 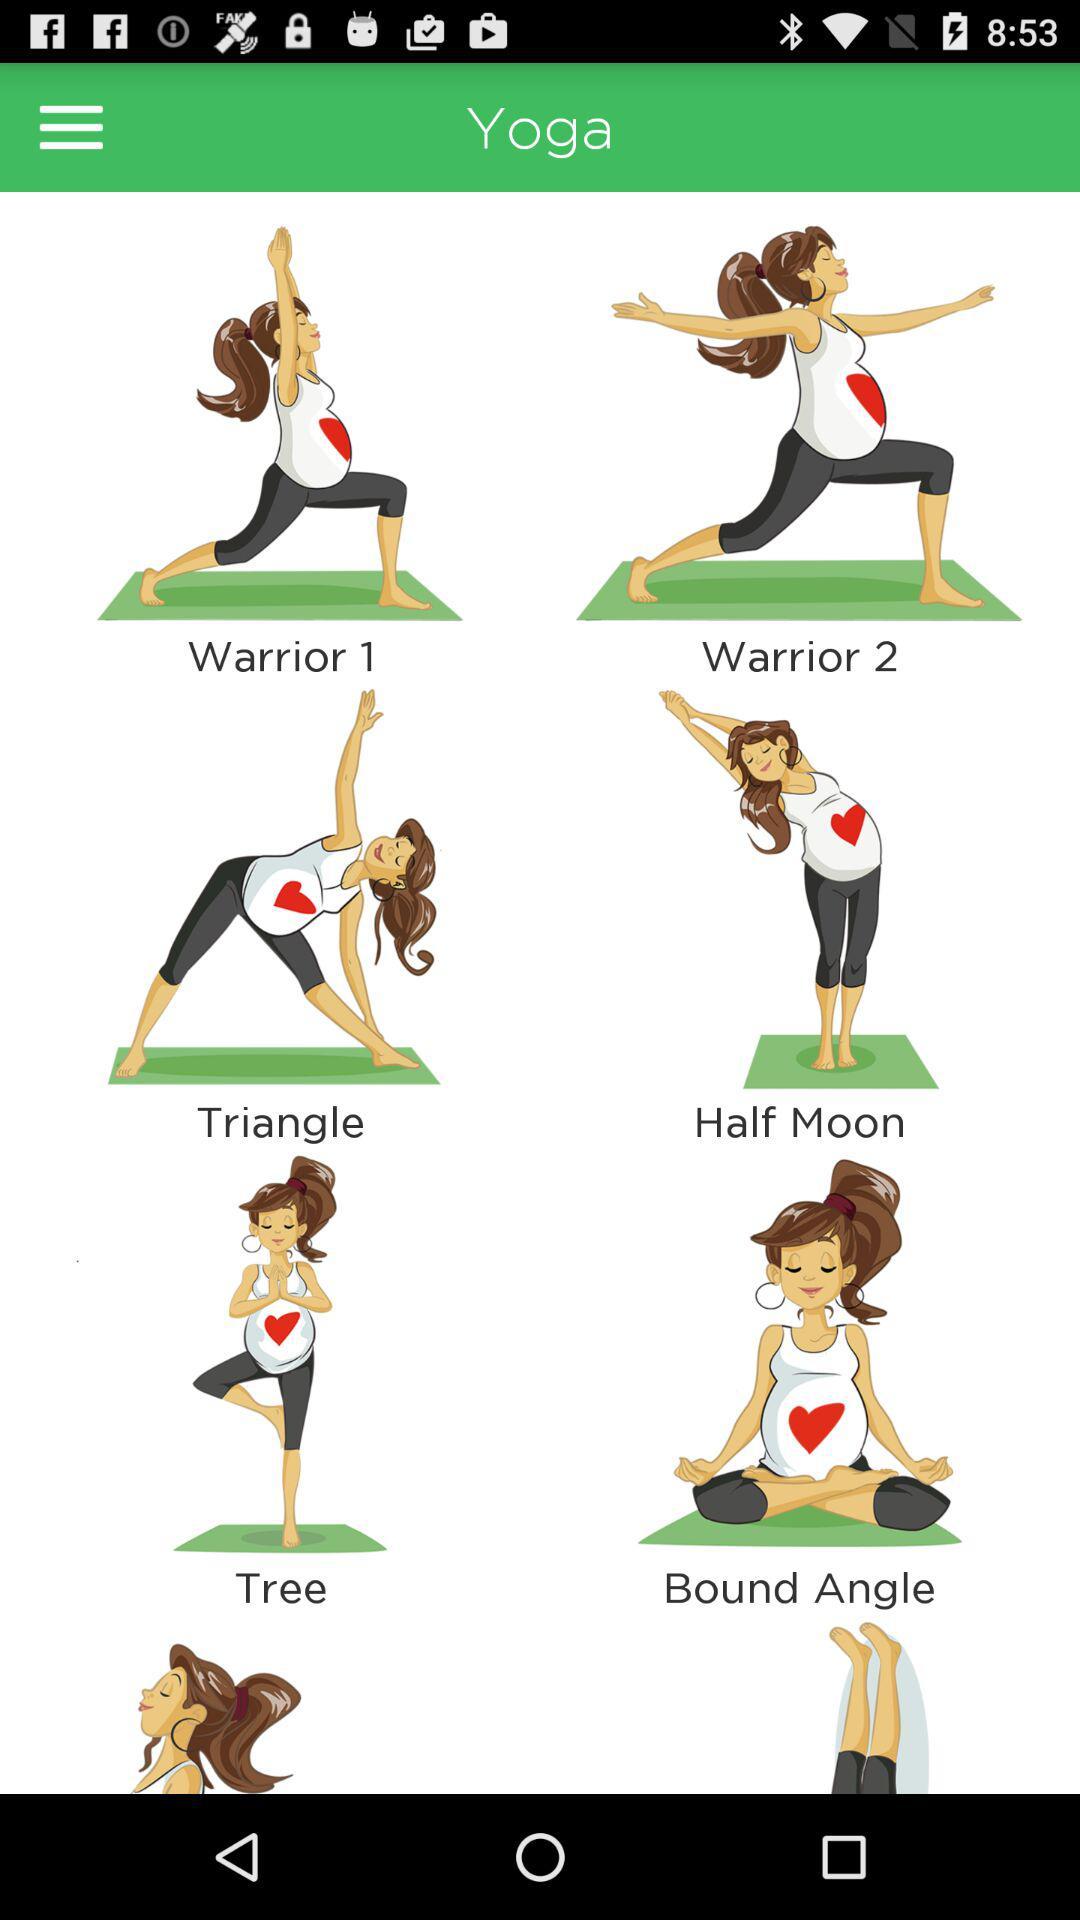 I want to click on the avatar icon, so click(x=280, y=1821).